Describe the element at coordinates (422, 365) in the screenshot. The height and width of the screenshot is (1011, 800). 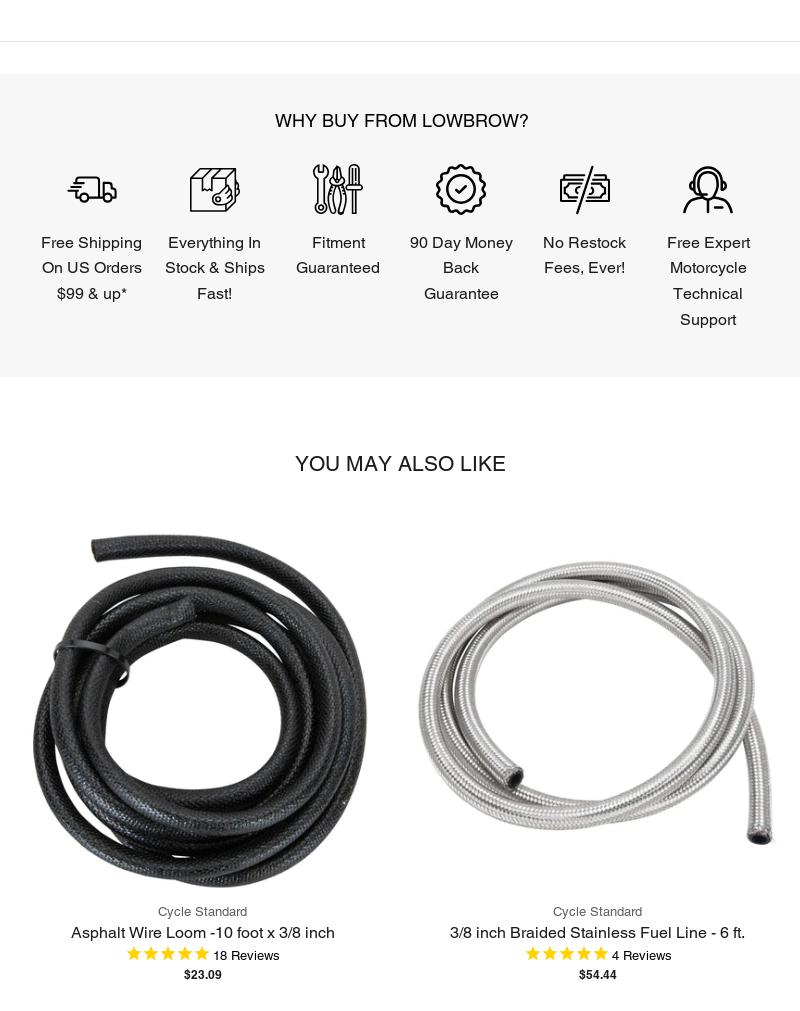
I see `'SHIPPING INSURANCE'` at that location.